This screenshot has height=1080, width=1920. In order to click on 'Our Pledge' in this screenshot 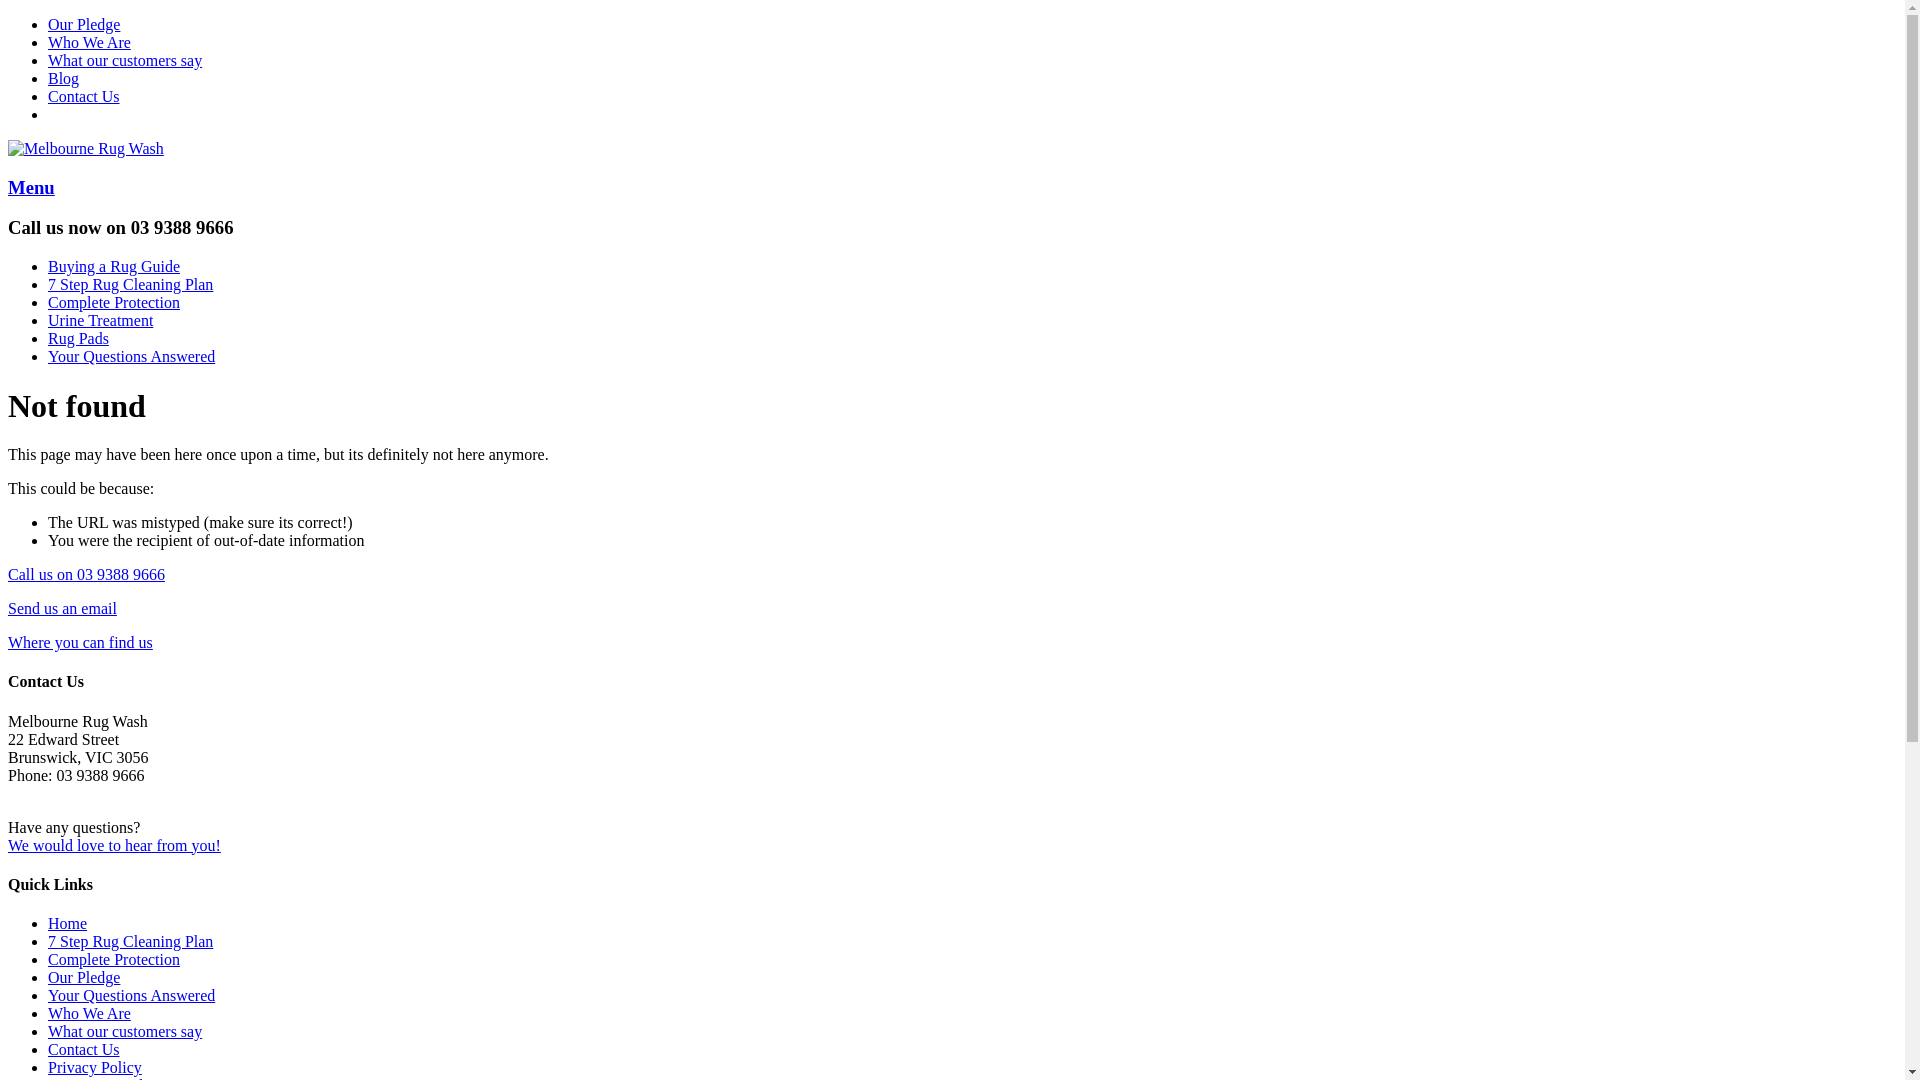, I will do `click(48, 976)`.